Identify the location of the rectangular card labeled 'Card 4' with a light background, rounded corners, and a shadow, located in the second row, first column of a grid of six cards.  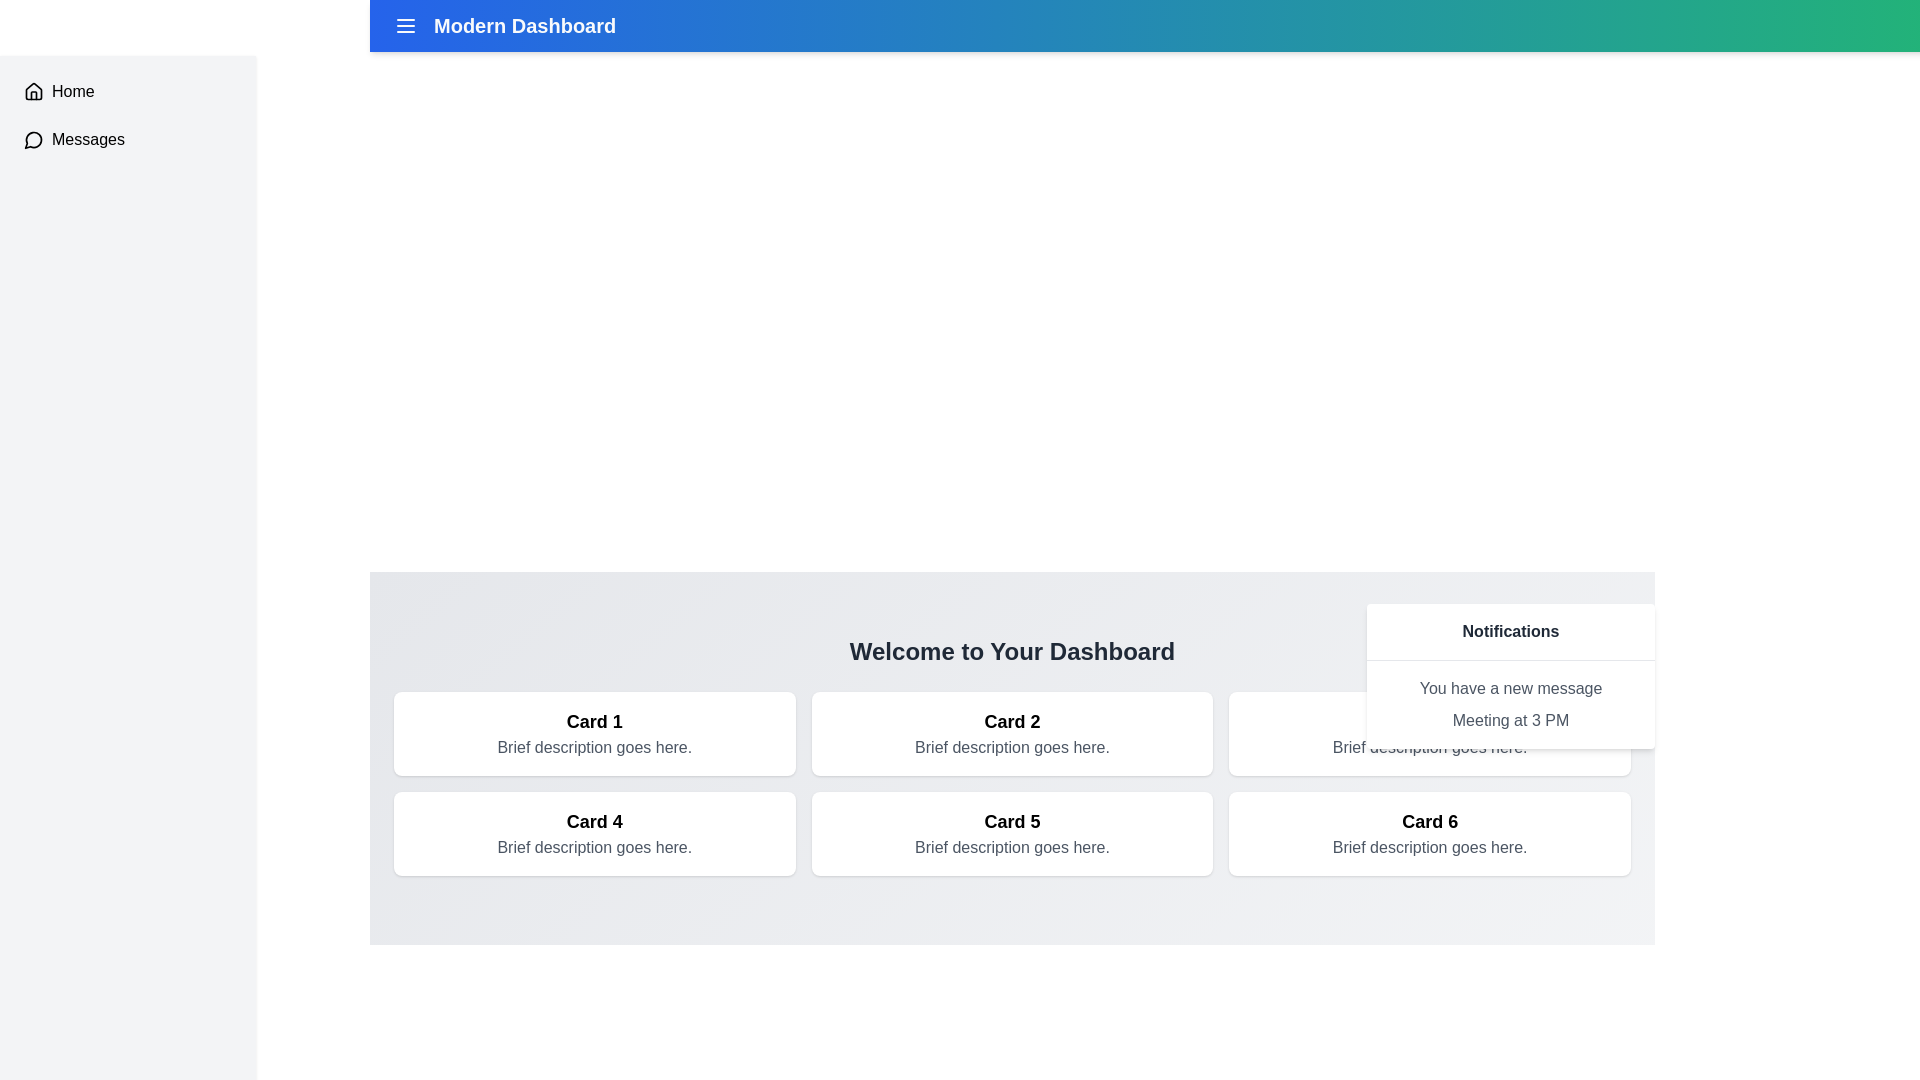
(593, 833).